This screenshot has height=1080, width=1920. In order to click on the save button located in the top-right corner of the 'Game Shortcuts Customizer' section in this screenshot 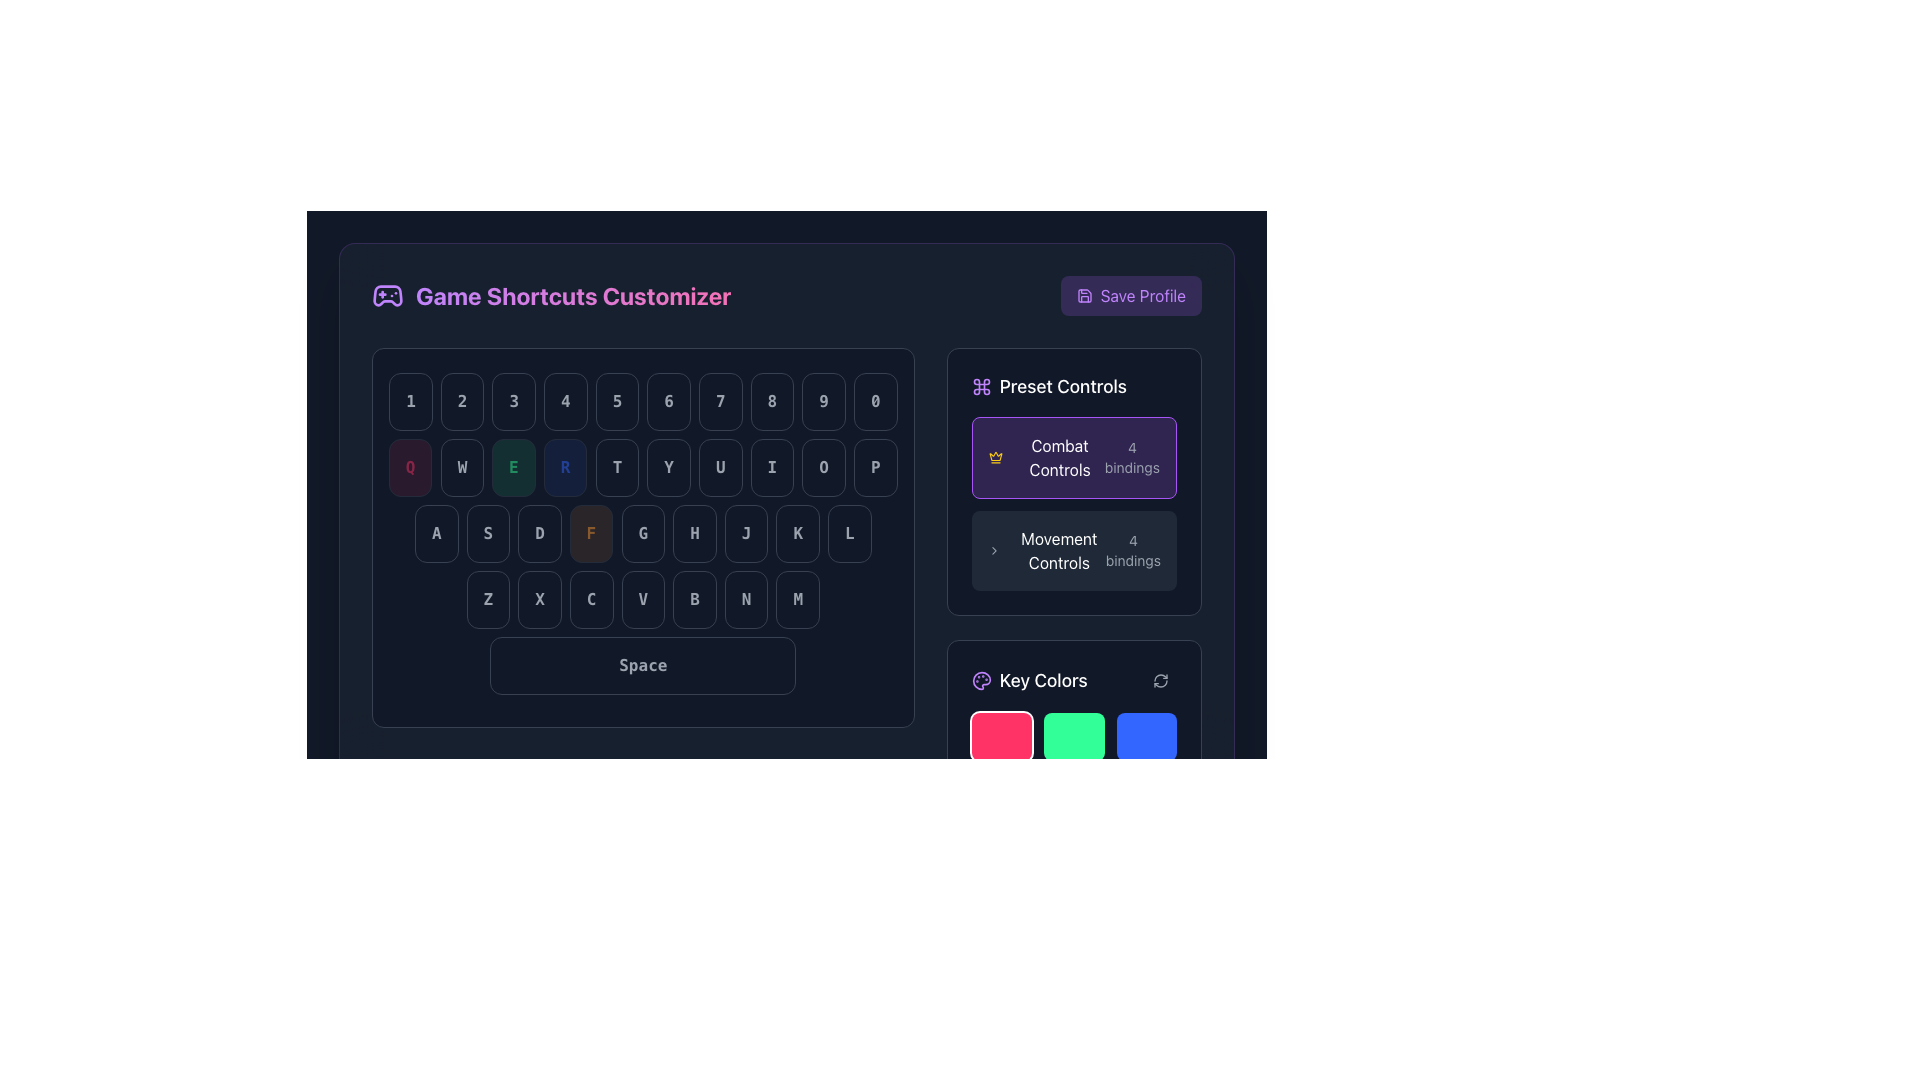, I will do `click(1131, 296)`.